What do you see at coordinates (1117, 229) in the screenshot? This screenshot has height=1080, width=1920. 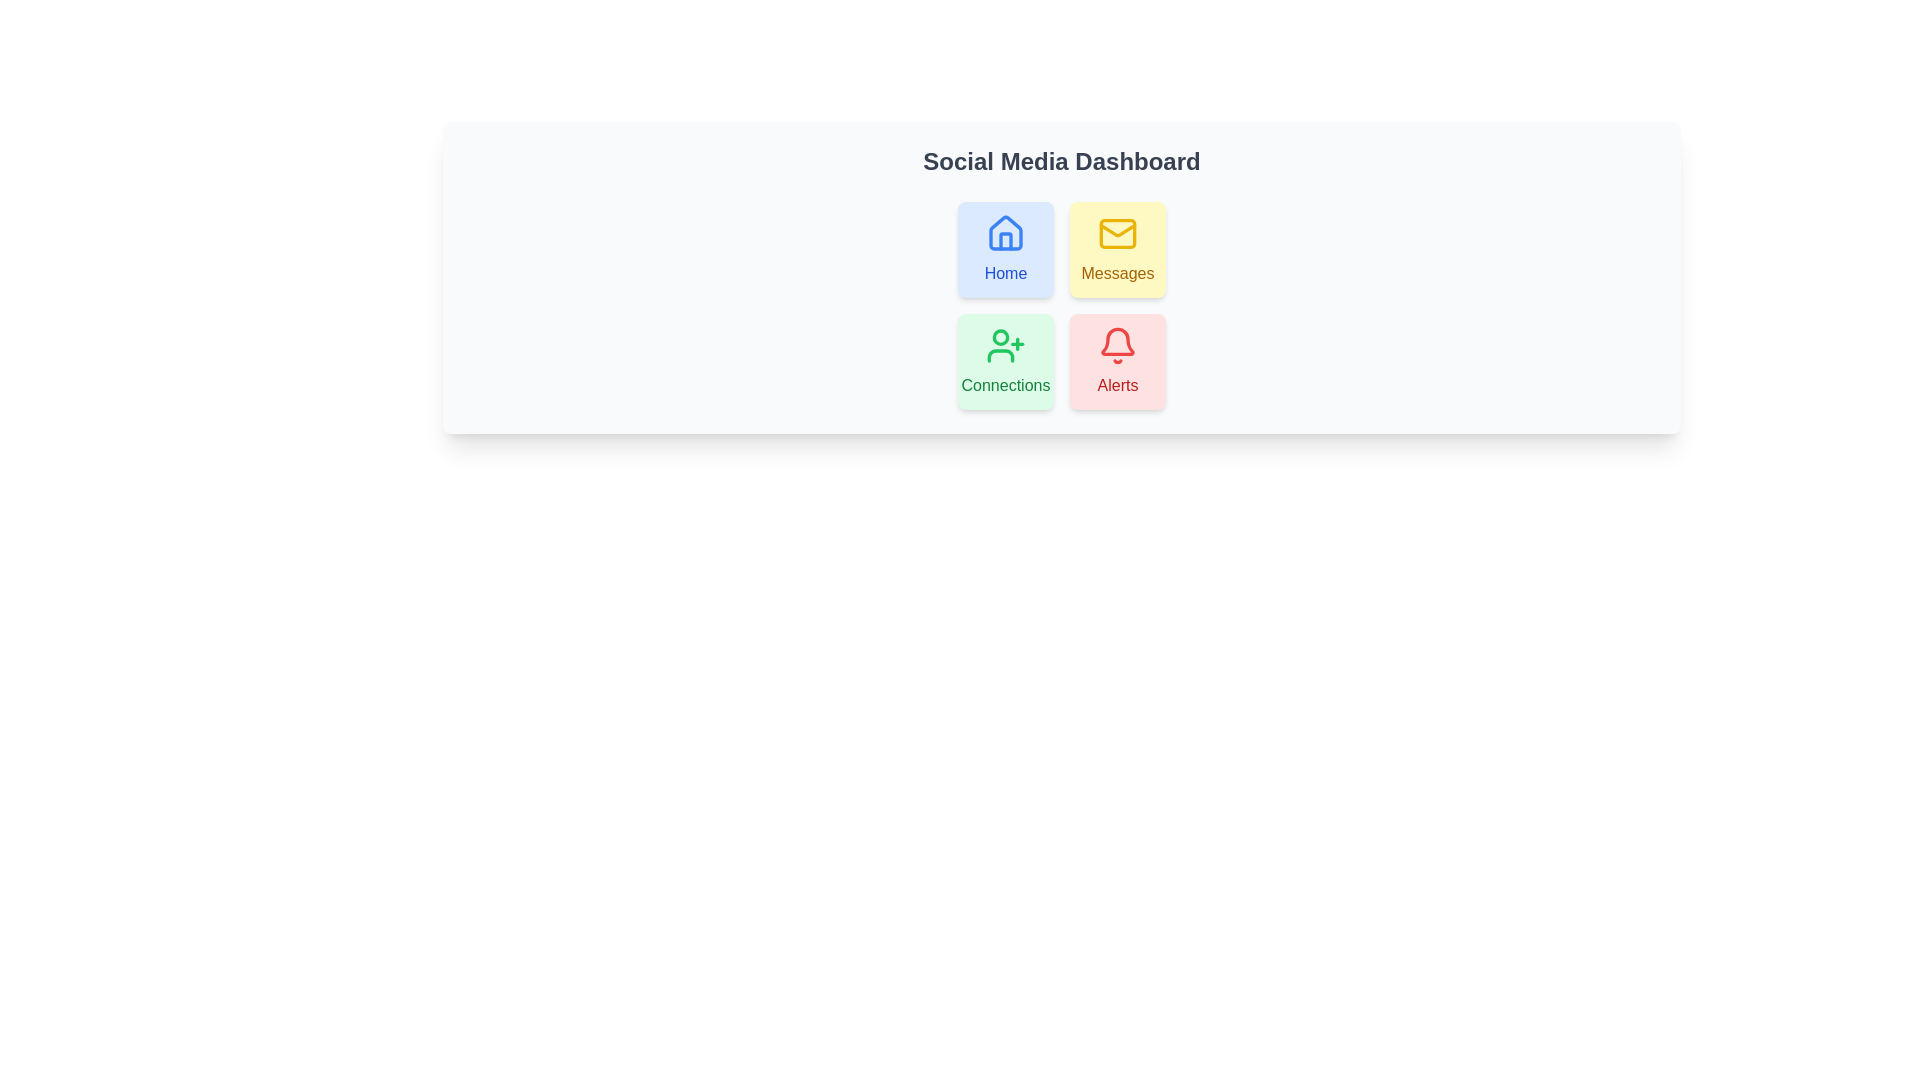 I see `the envelope flap icon in the 'Messages' application located in the top-right quadrant of the Social Media Dashboard interface` at bounding box center [1117, 229].